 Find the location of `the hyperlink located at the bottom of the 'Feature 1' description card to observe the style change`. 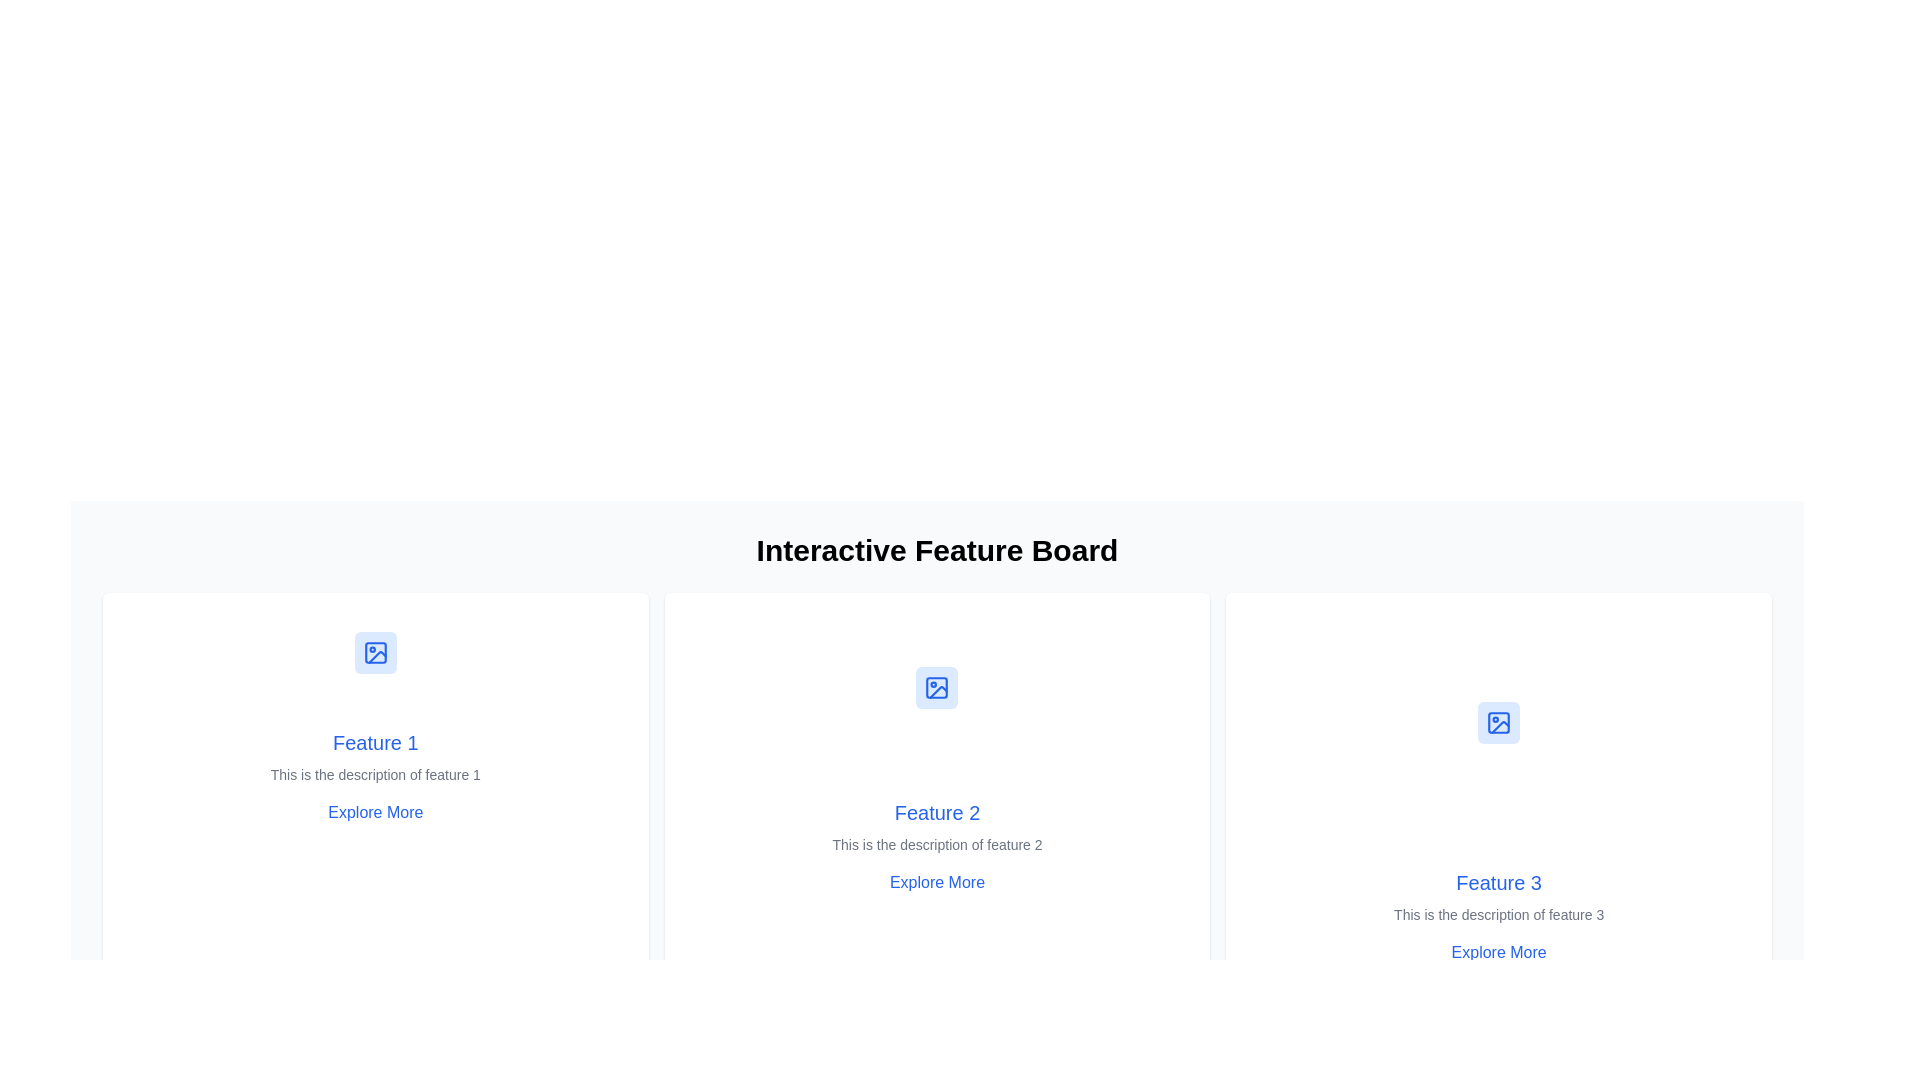

the hyperlink located at the bottom of the 'Feature 1' description card to observe the style change is located at coordinates (375, 813).